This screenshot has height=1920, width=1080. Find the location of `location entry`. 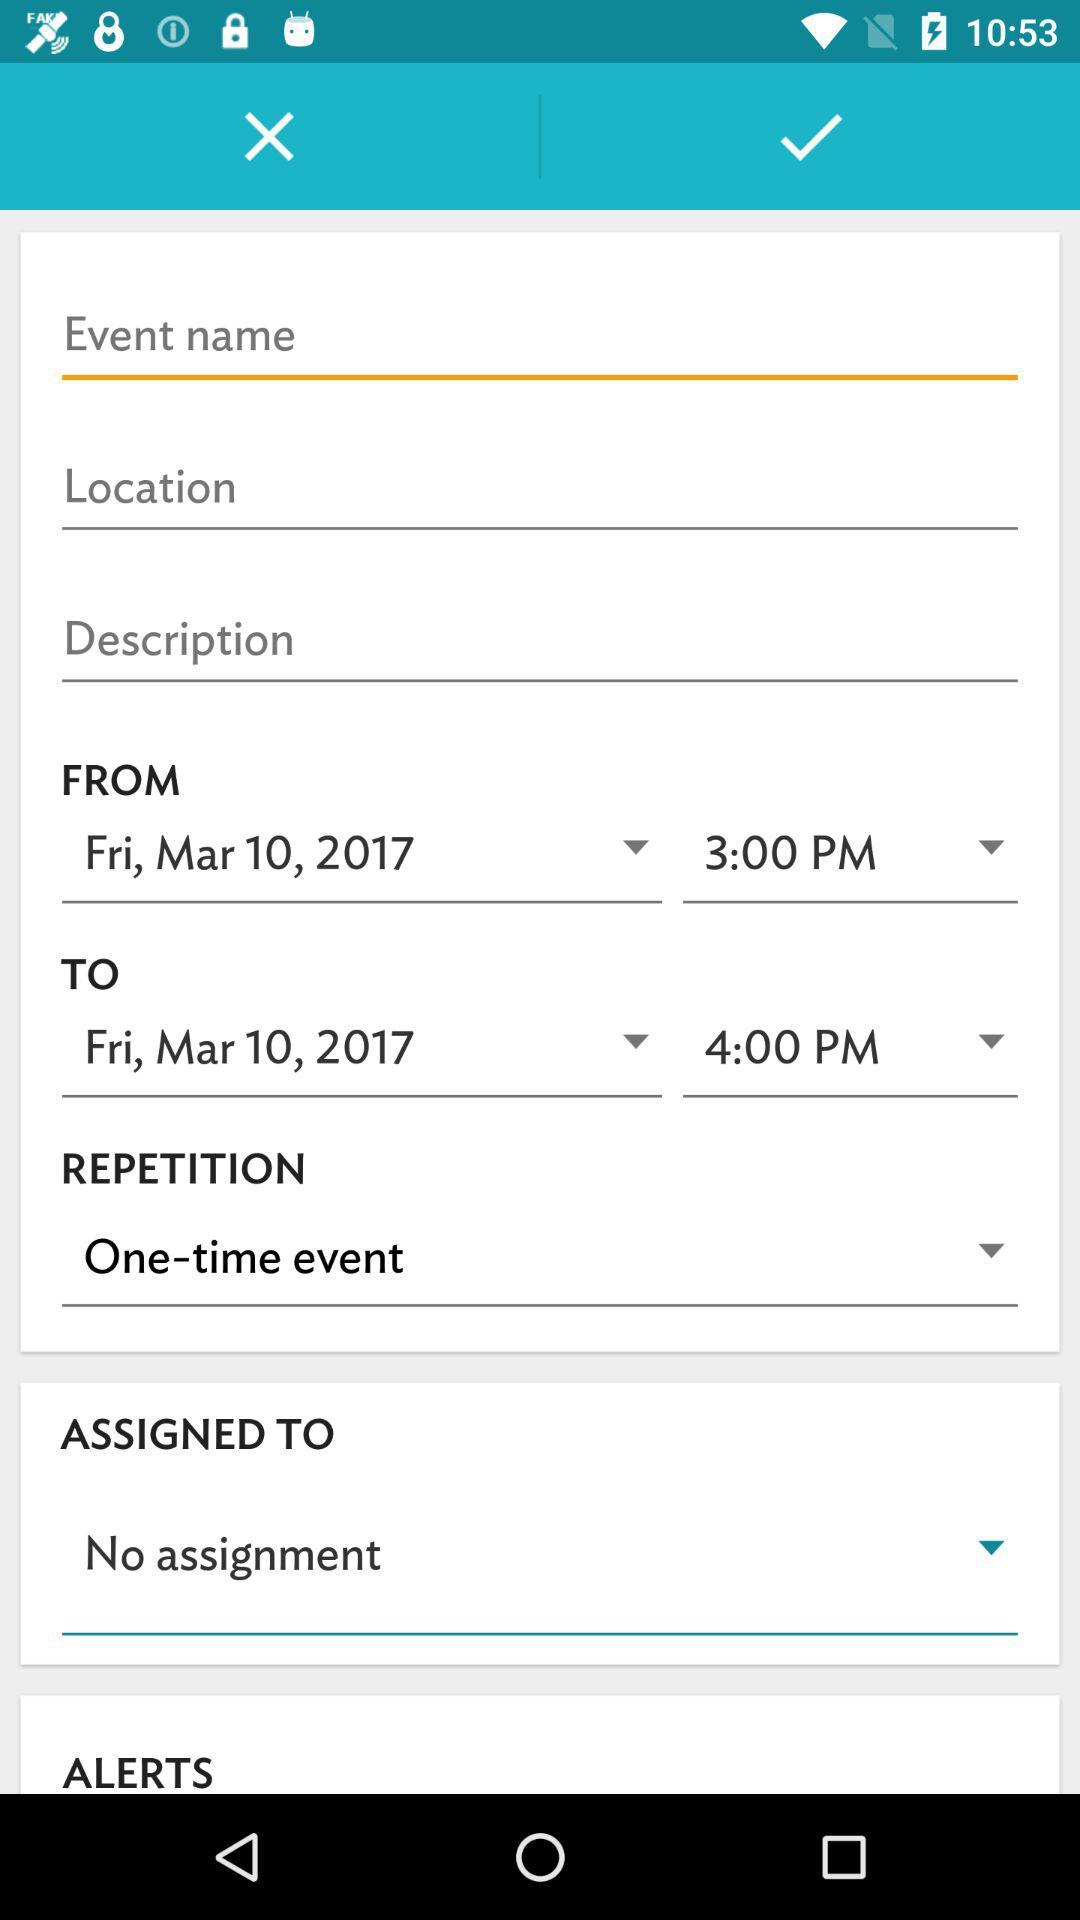

location entry is located at coordinates (540, 487).